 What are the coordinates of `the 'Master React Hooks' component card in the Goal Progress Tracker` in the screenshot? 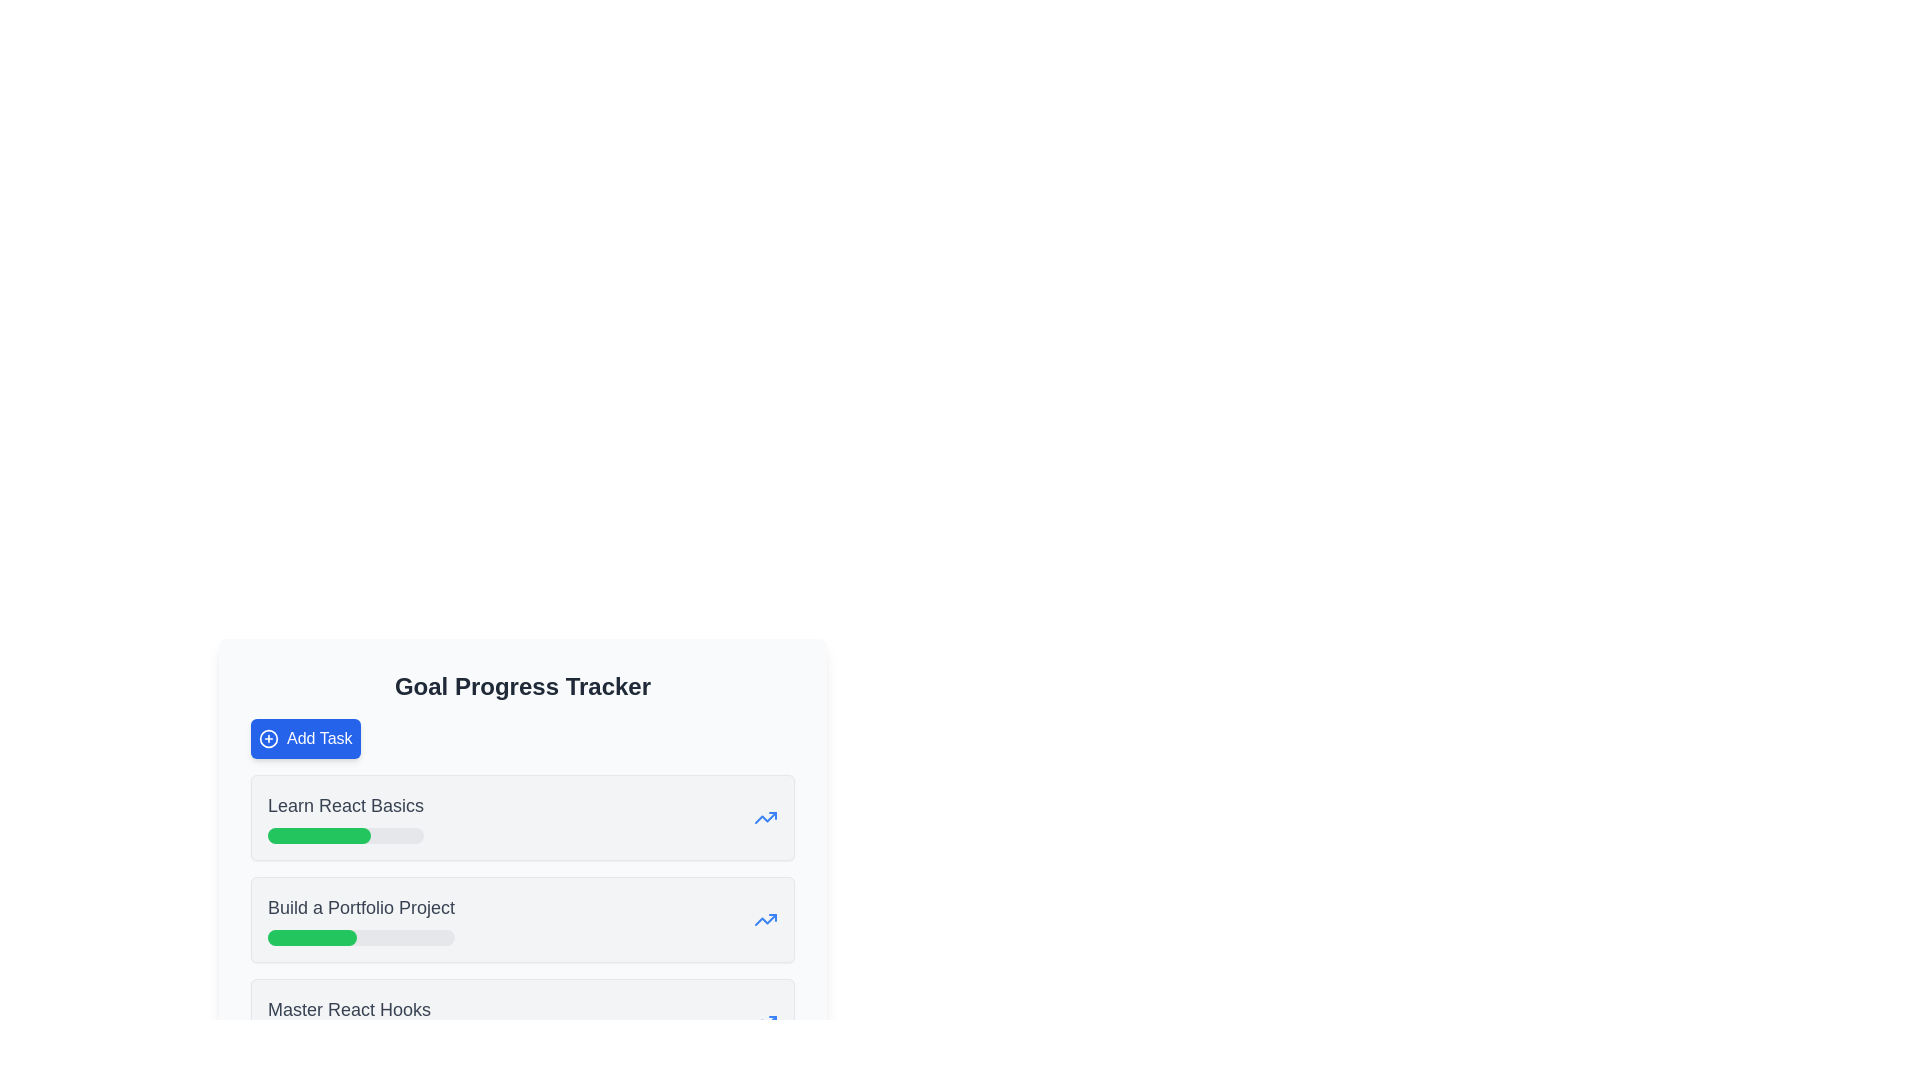 It's located at (523, 1022).